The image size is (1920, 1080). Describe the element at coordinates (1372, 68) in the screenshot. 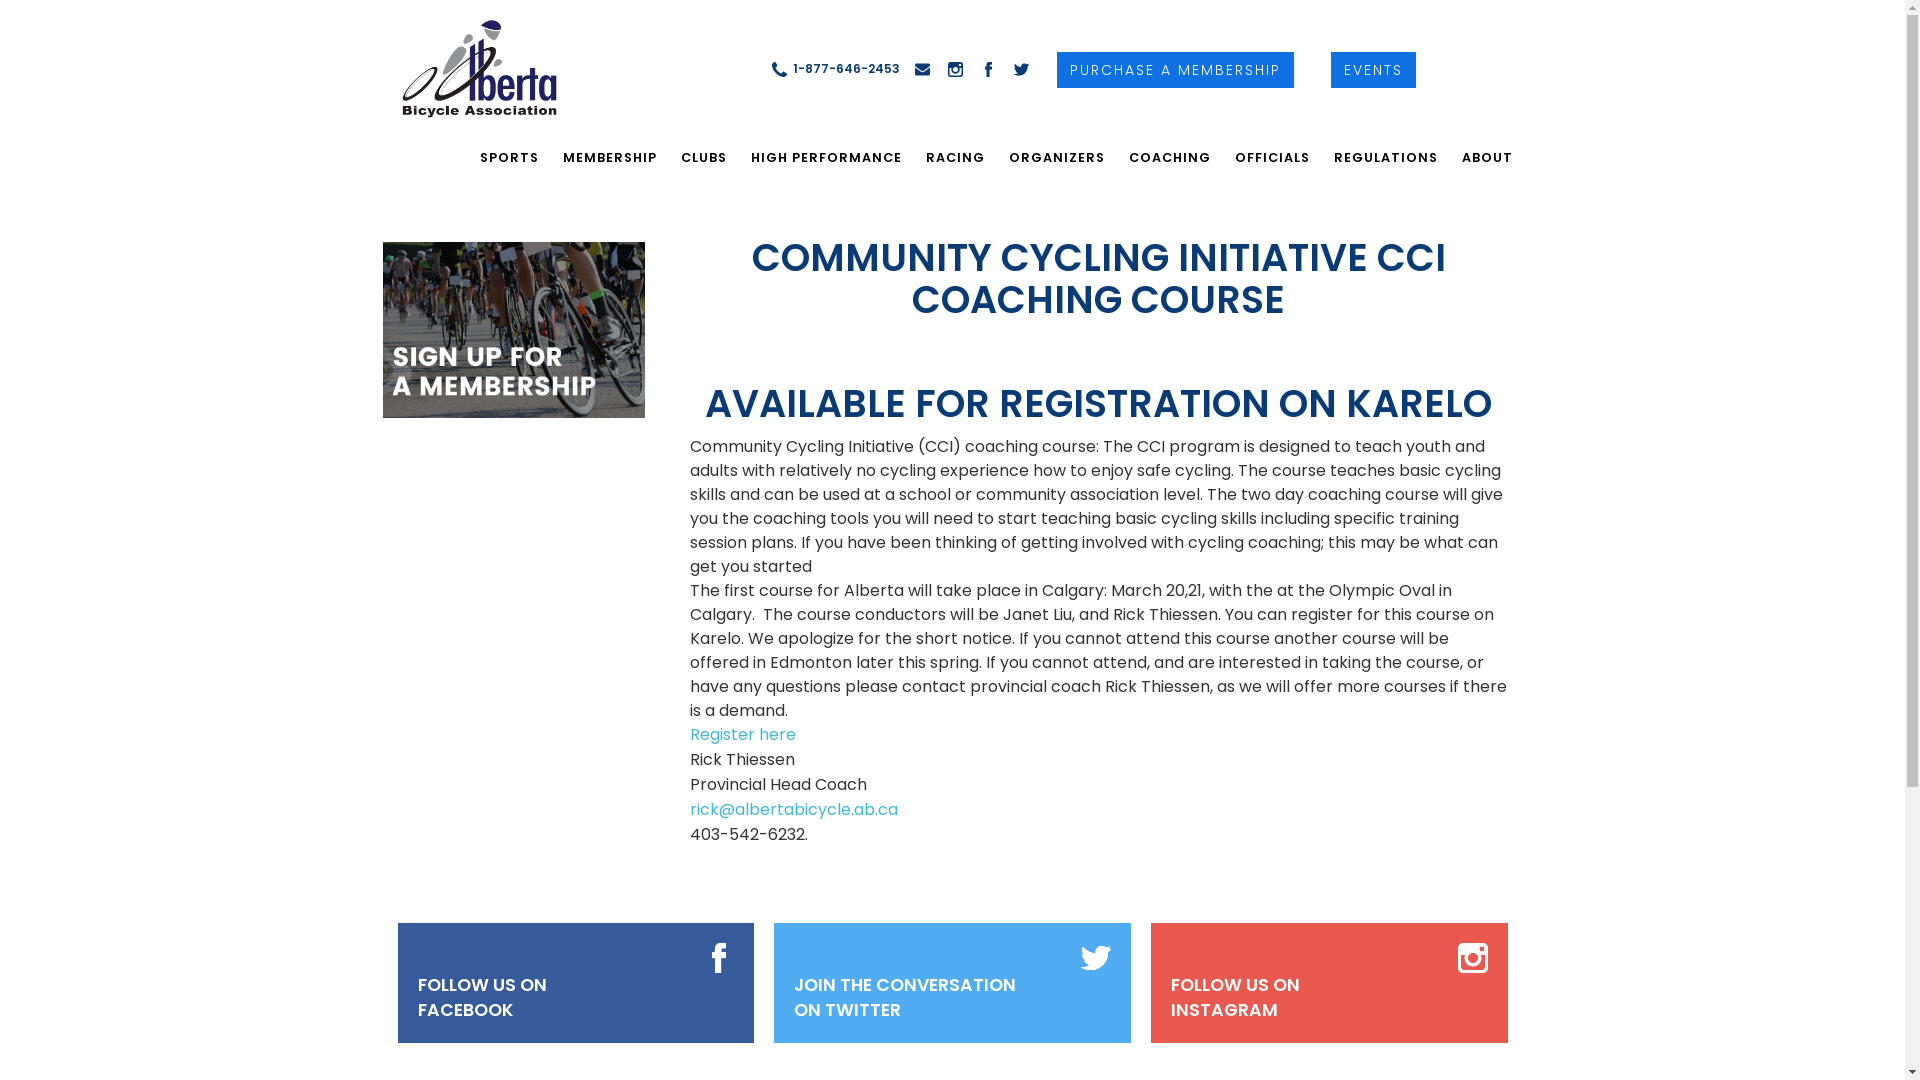

I see `'EVENTS'` at that location.